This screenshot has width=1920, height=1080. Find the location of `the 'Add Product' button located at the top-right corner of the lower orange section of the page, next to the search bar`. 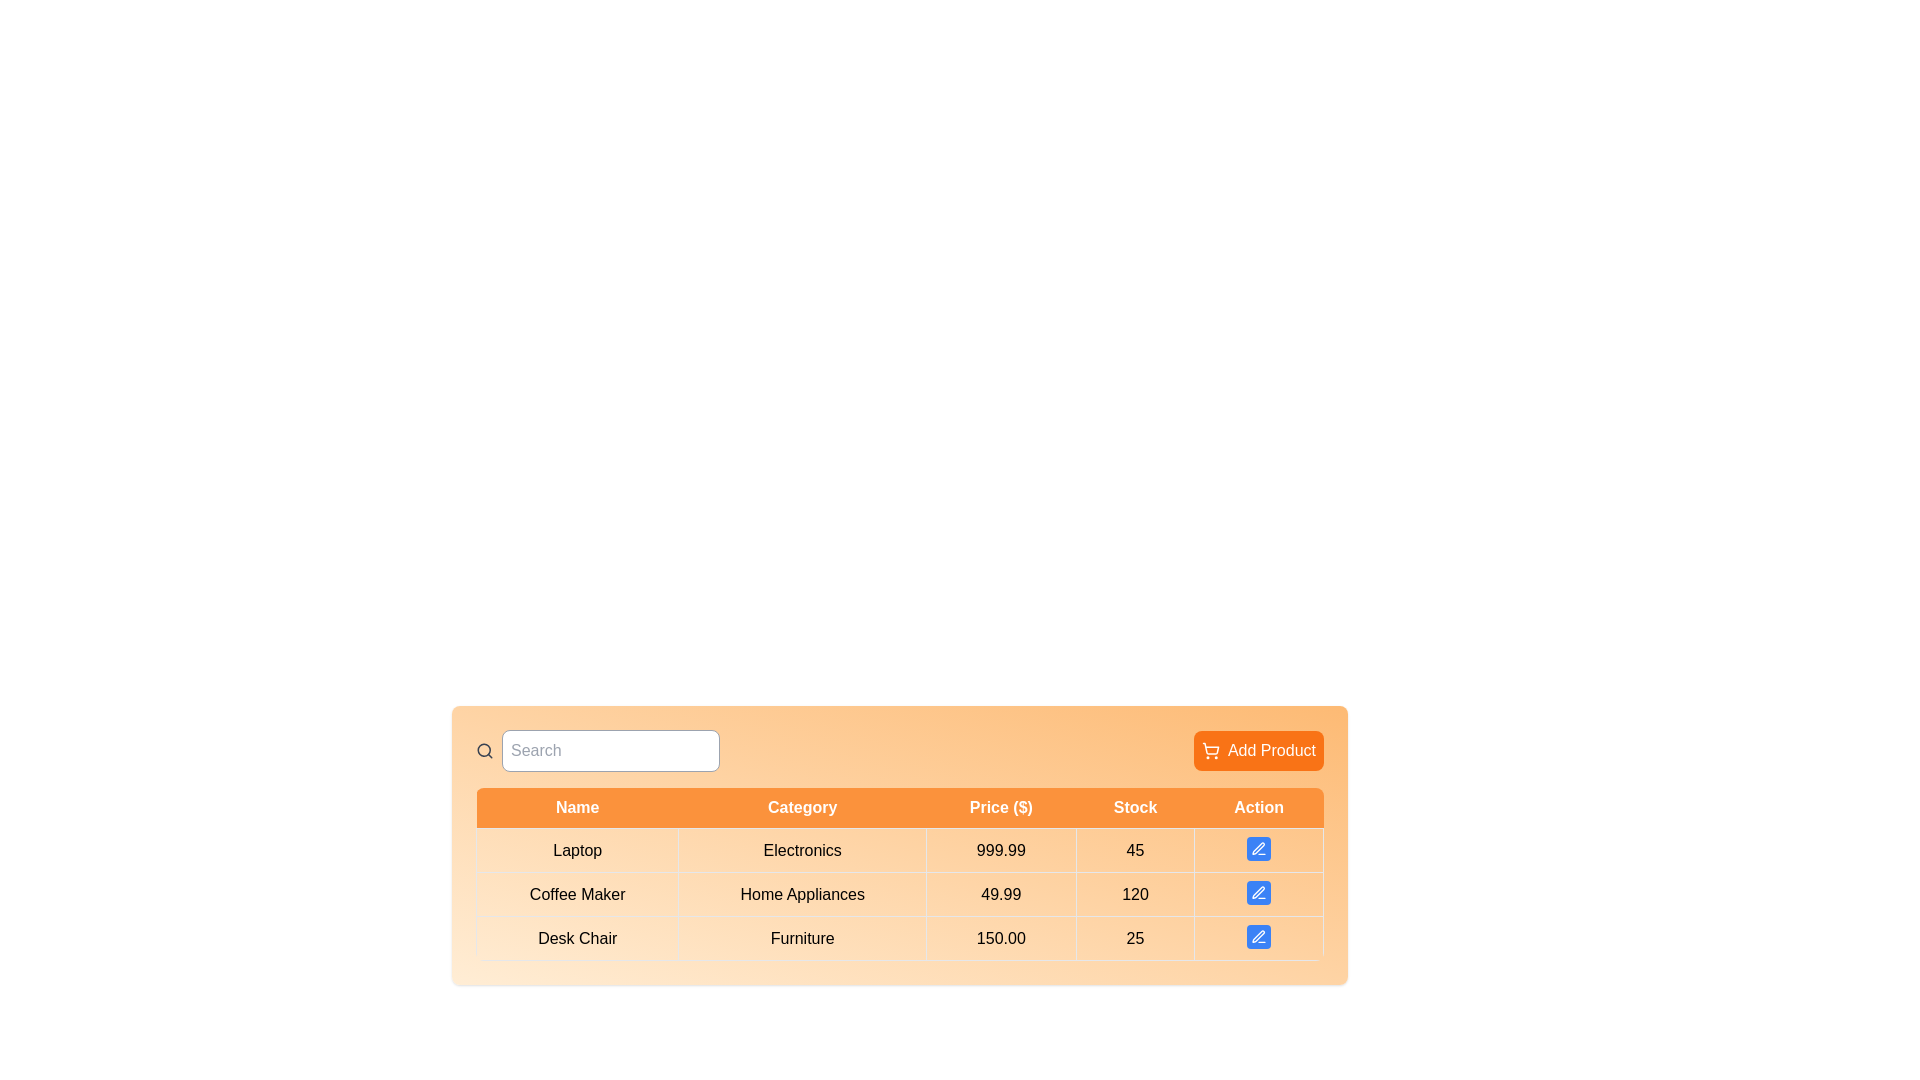

the 'Add Product' button located at the top-right corner of the lower orange section of the page, next to the search bar is located at coordinates (1257, 751).